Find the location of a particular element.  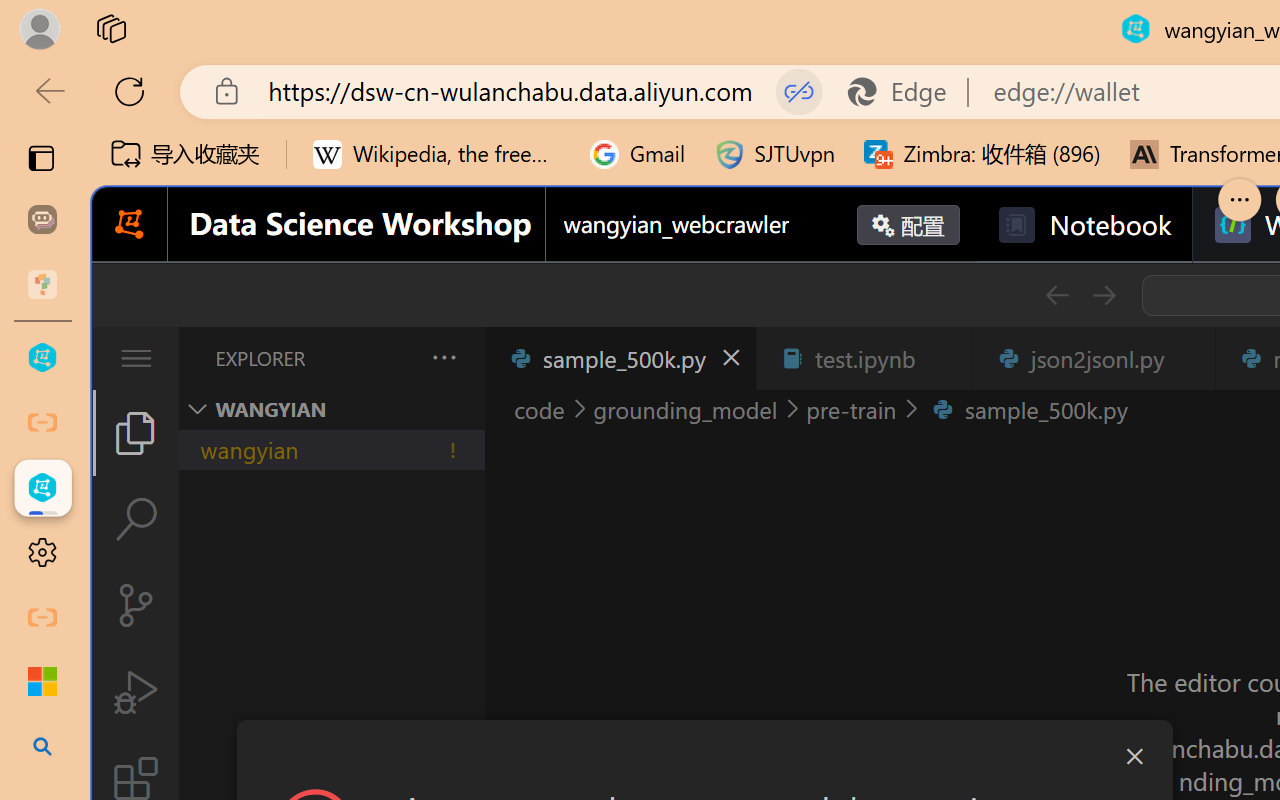

'Views and More Actions...' is located at coordinates (441, 357).